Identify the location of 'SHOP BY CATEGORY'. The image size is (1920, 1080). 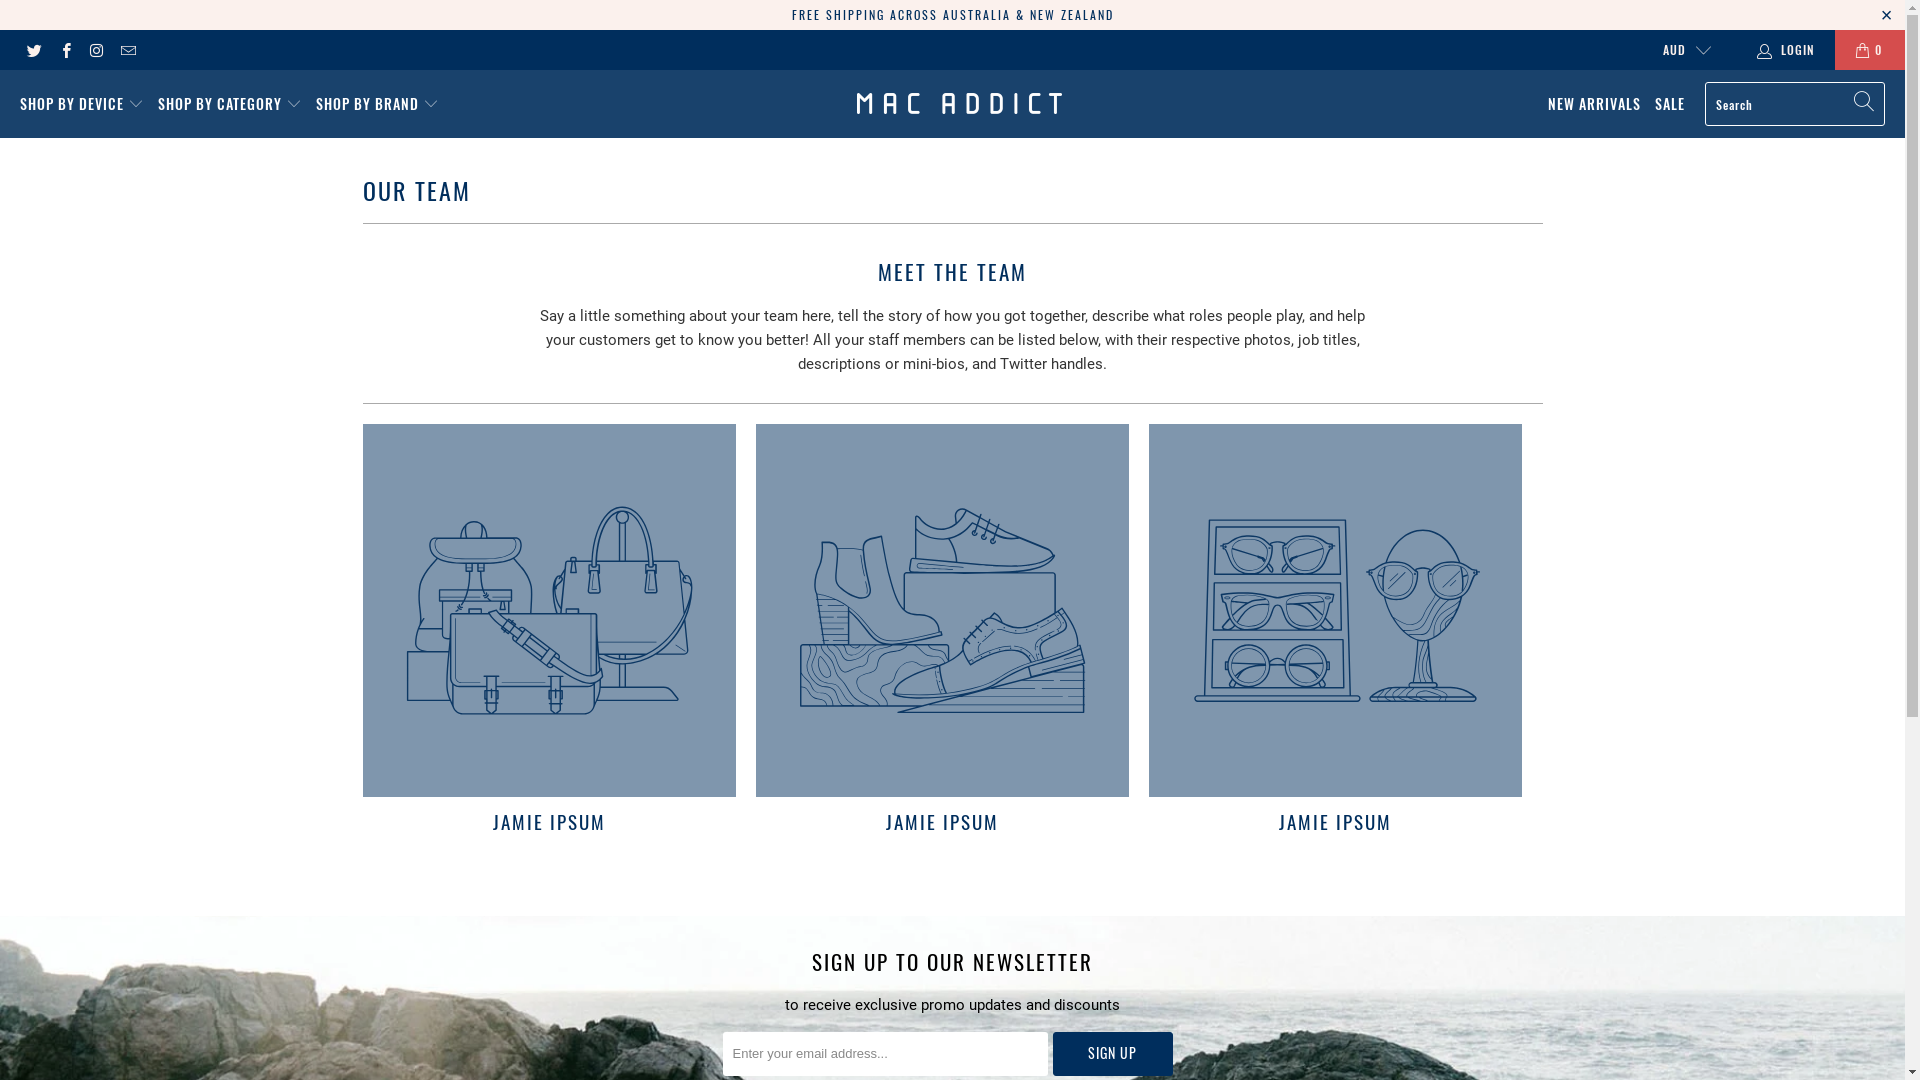
(230, 104).